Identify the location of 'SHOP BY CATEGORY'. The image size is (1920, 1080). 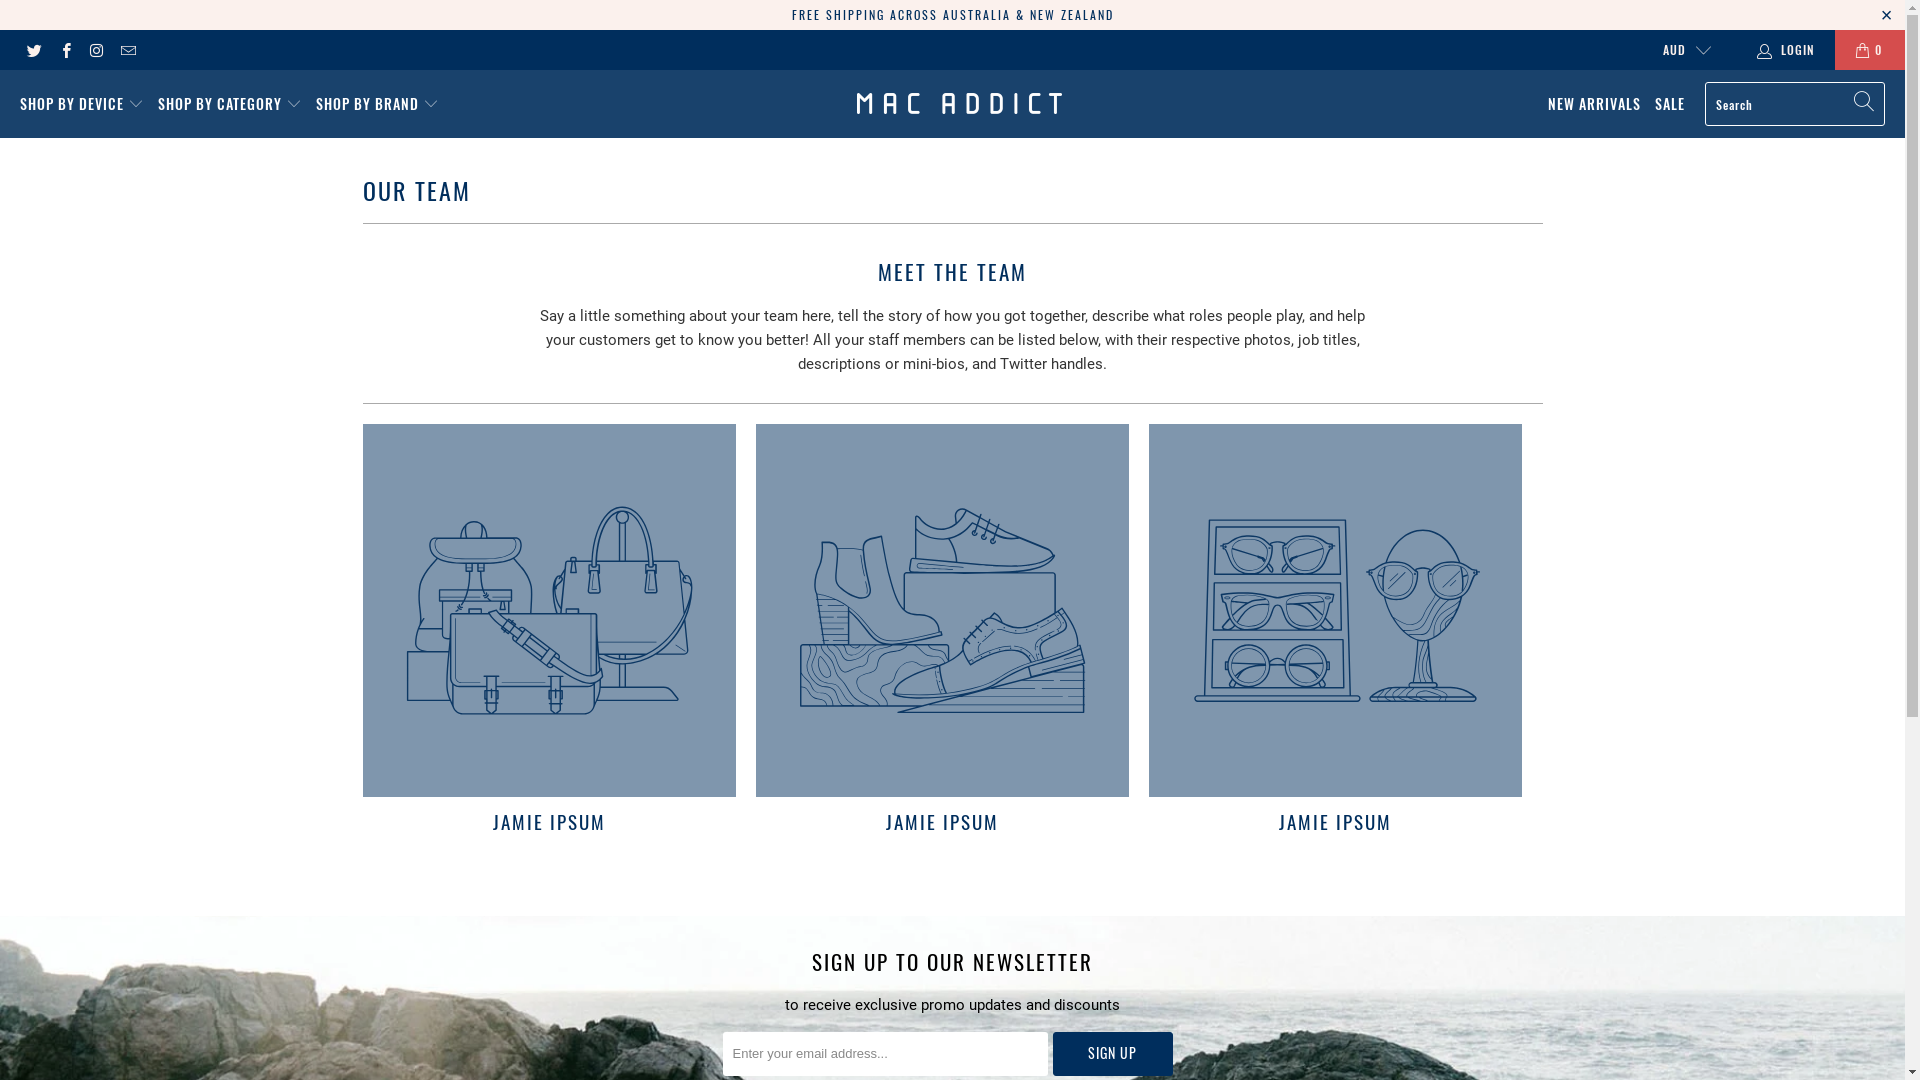
(230, 104).